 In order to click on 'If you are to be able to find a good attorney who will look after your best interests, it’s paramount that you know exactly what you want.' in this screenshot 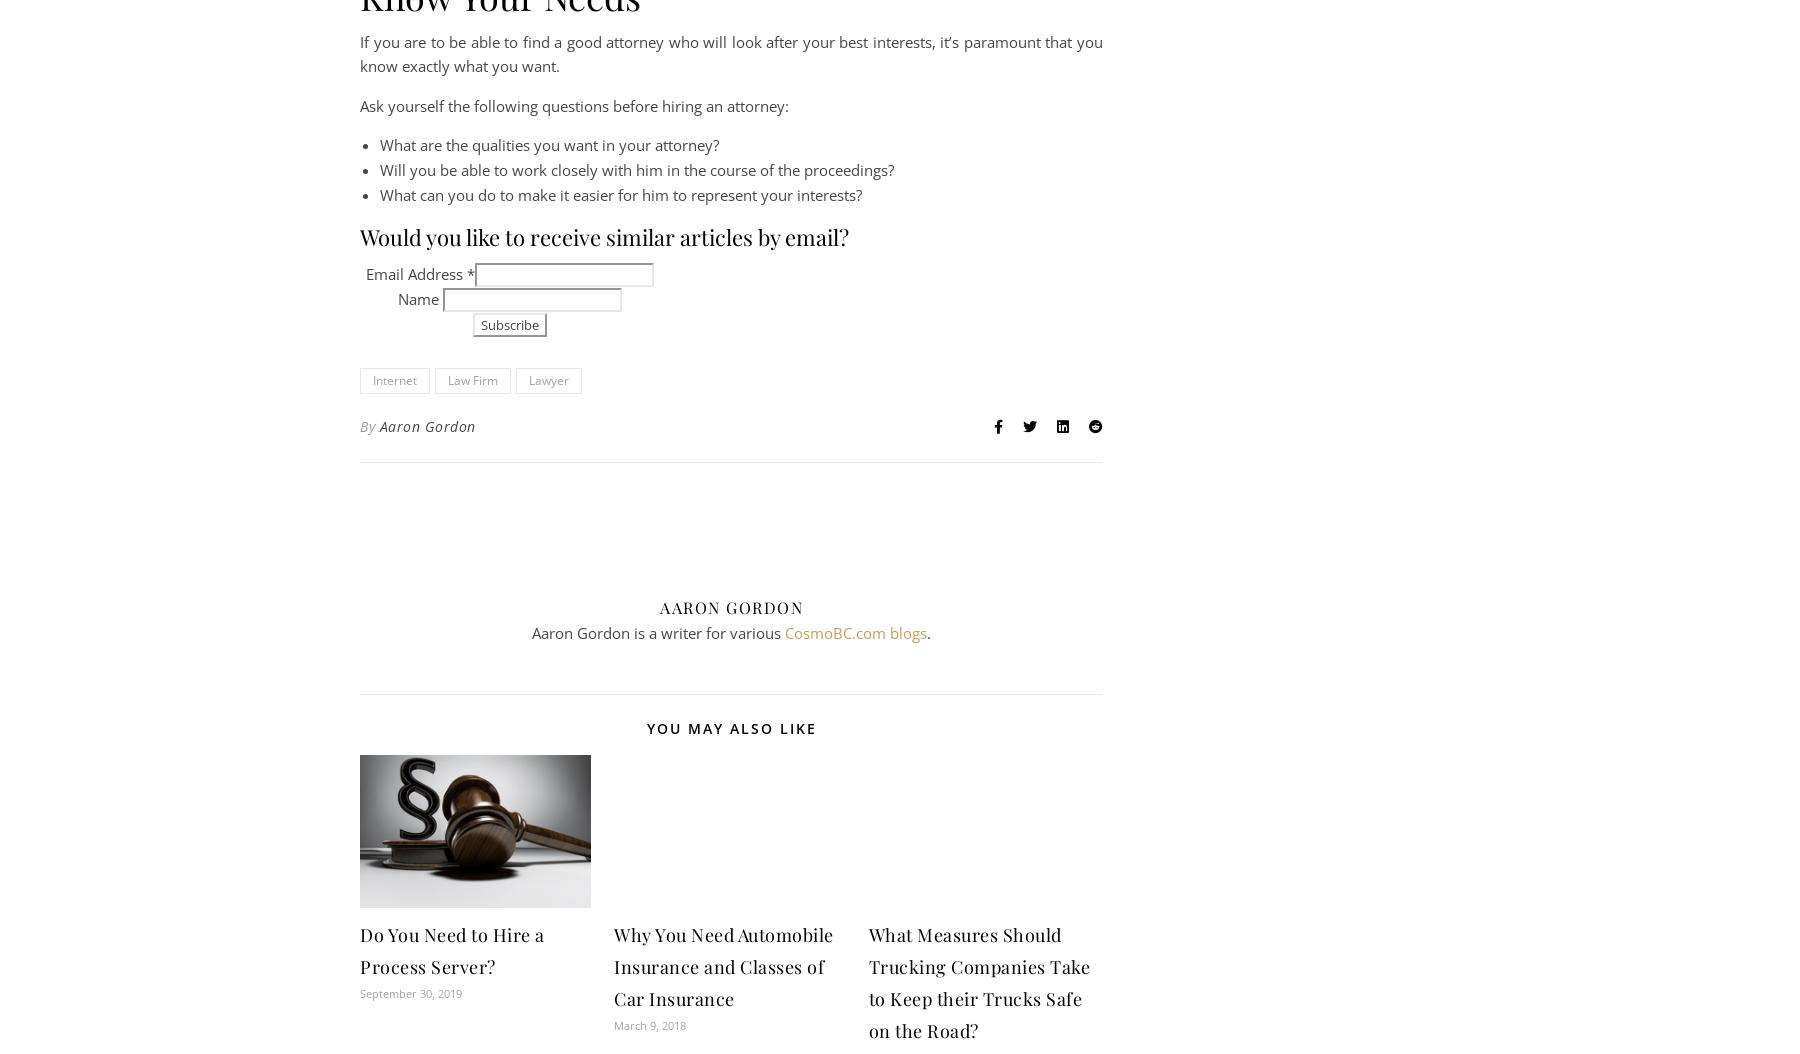, I will do `click(730, 53)`.